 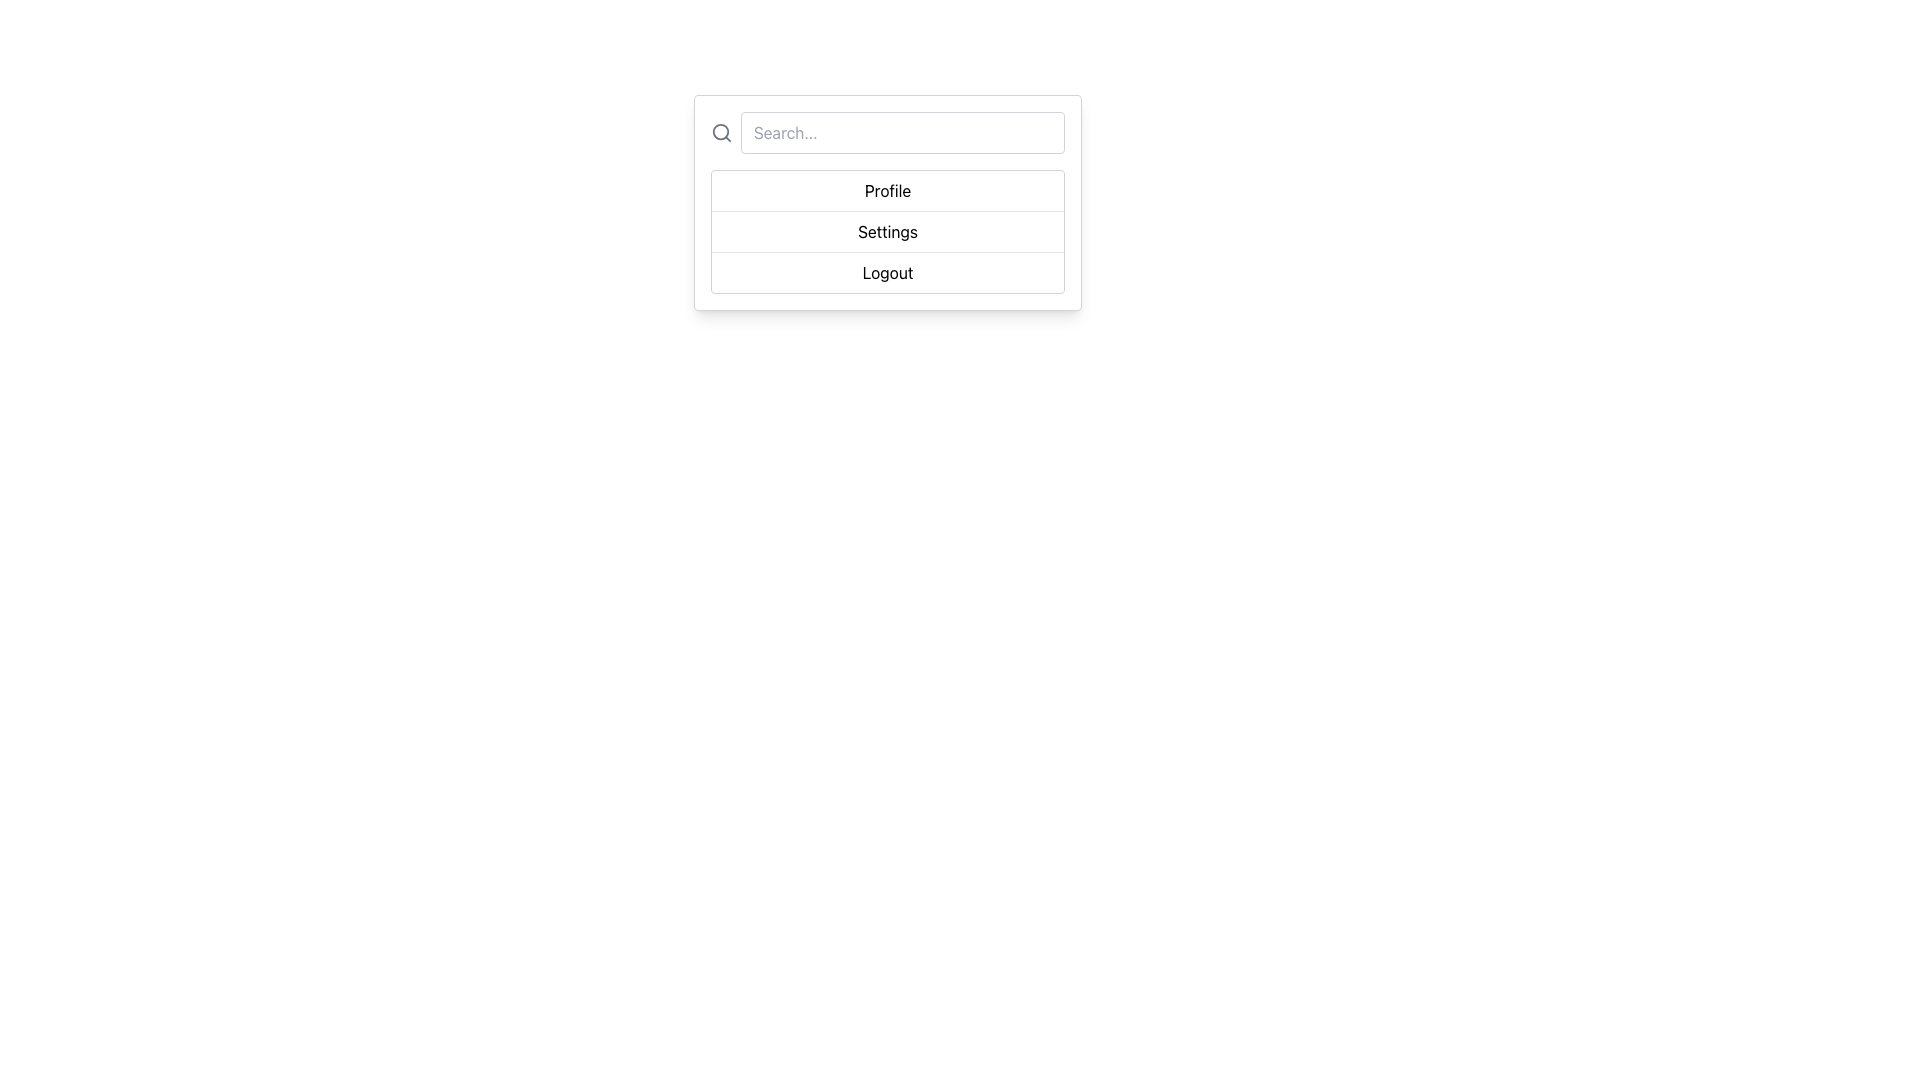 I want to click on the 'Logout' menu option, which is the third item in a vertical list of options styled with padding and displayed in black text on a white background, so click(x=887, y=272).